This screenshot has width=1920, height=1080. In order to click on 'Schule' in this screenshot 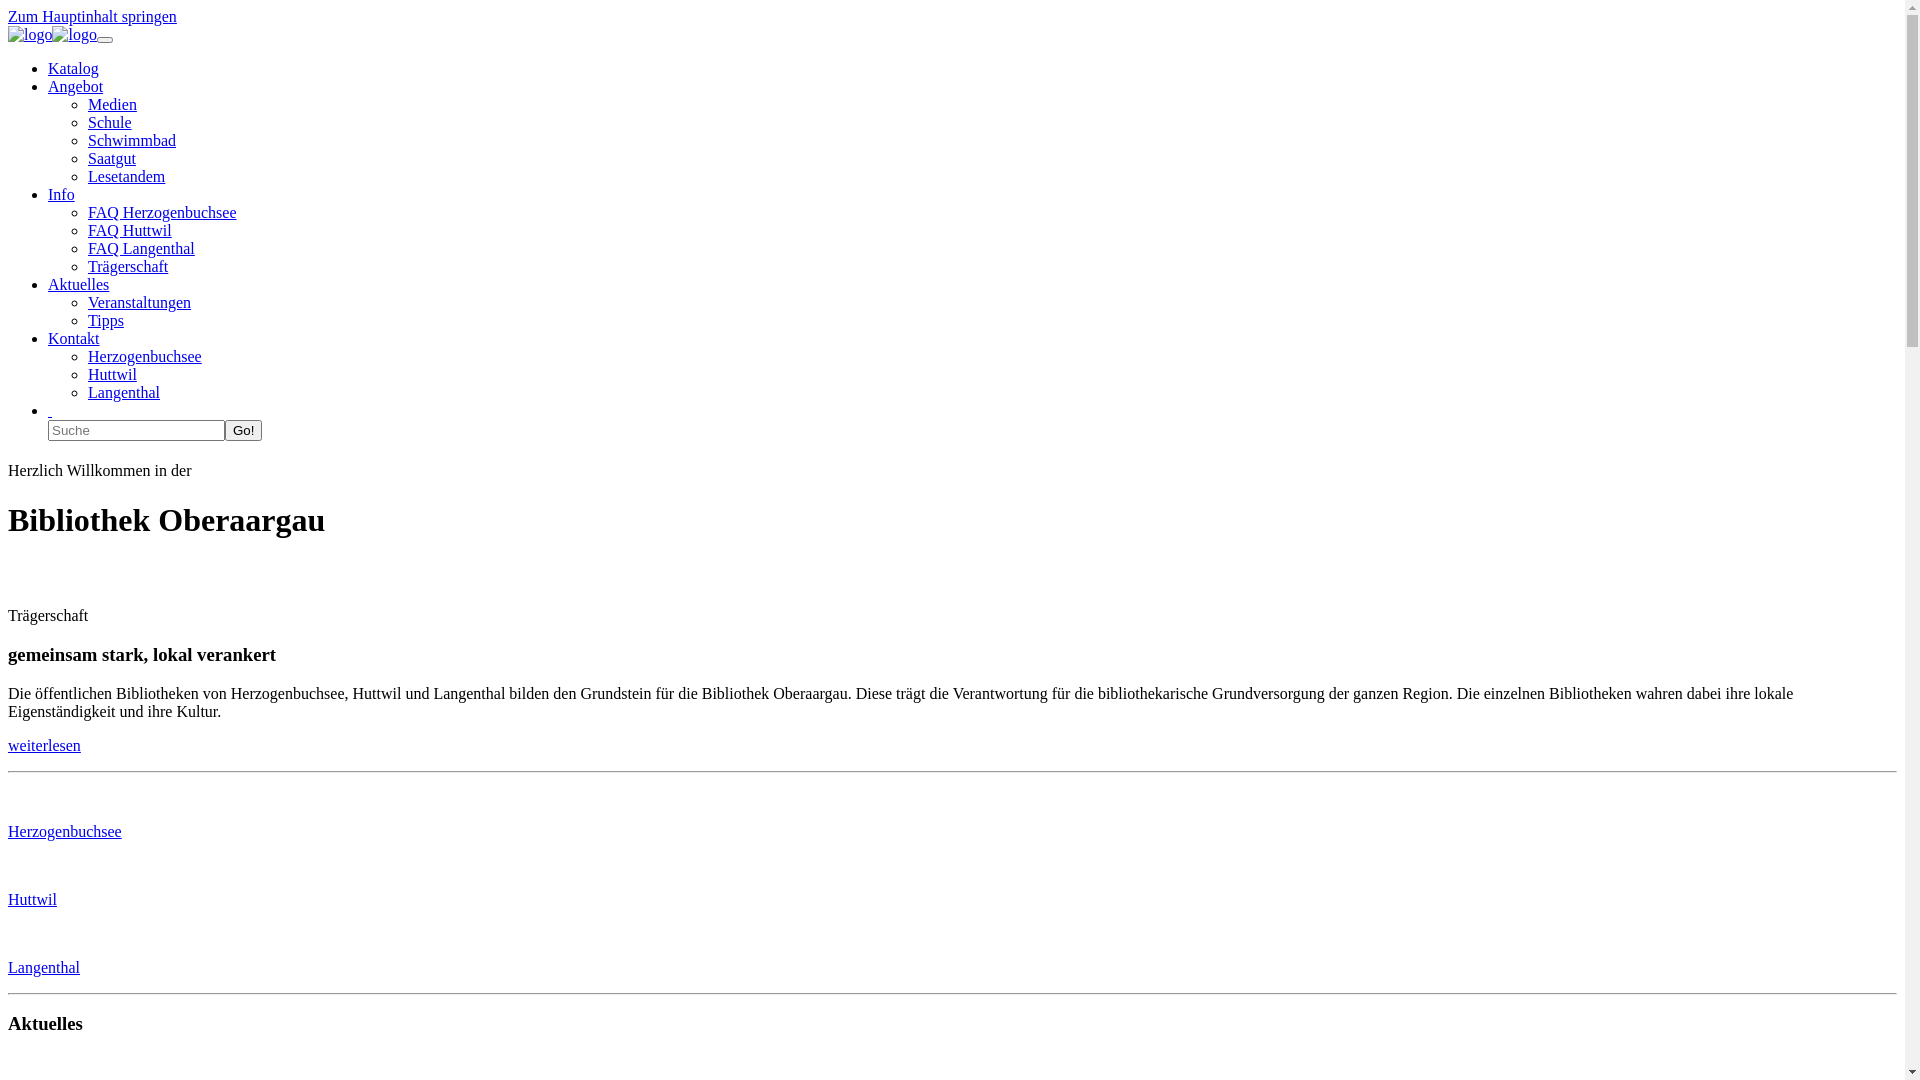, I will do `click(86, 122)`.